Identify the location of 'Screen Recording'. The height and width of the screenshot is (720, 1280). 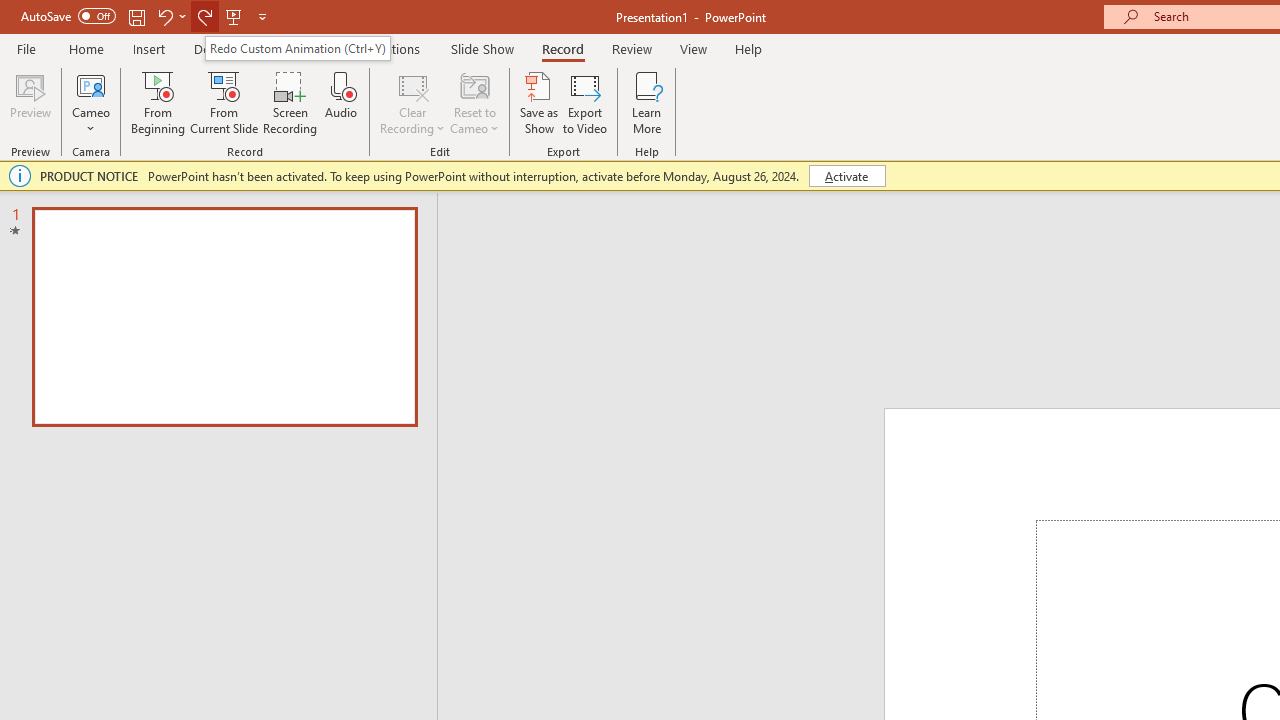
(289, 103).